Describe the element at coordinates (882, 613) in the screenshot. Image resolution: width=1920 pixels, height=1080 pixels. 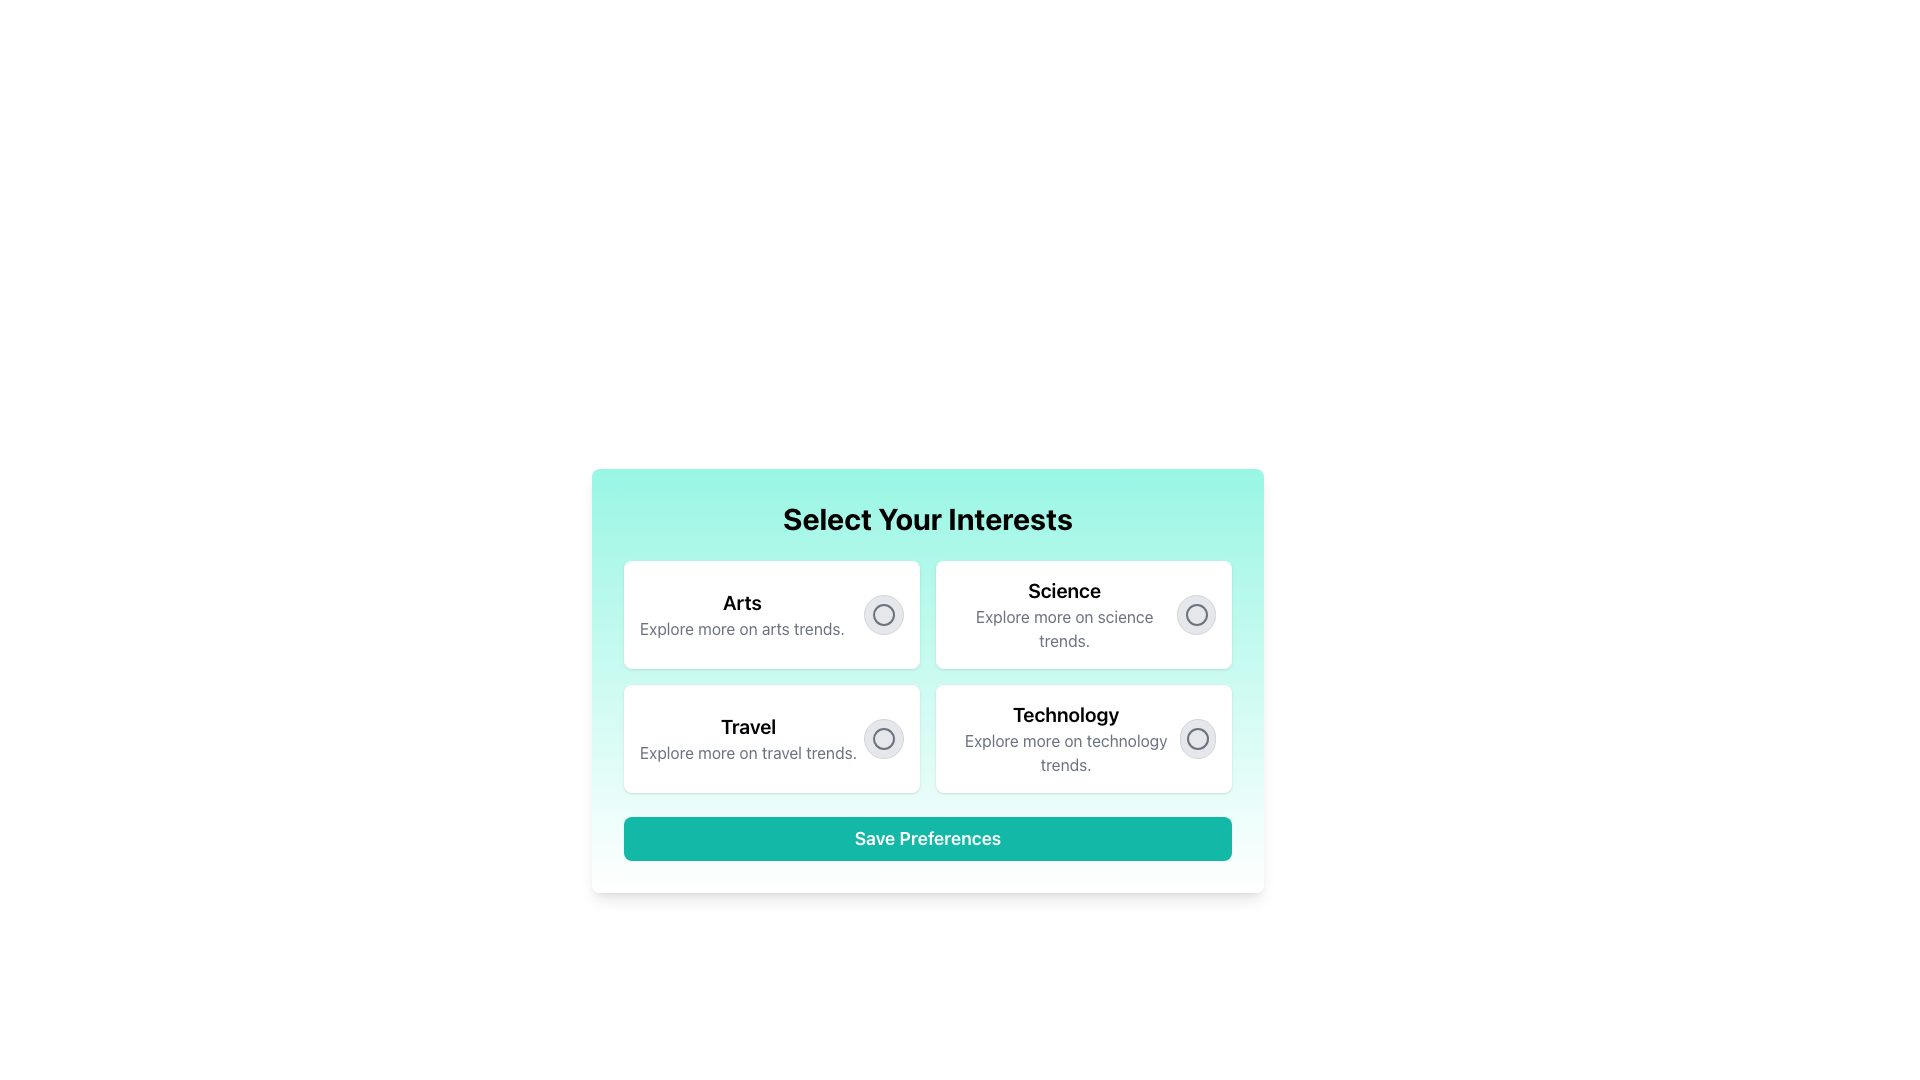
I see `the circular radio button located within the 'Arts' selection card` at that location.